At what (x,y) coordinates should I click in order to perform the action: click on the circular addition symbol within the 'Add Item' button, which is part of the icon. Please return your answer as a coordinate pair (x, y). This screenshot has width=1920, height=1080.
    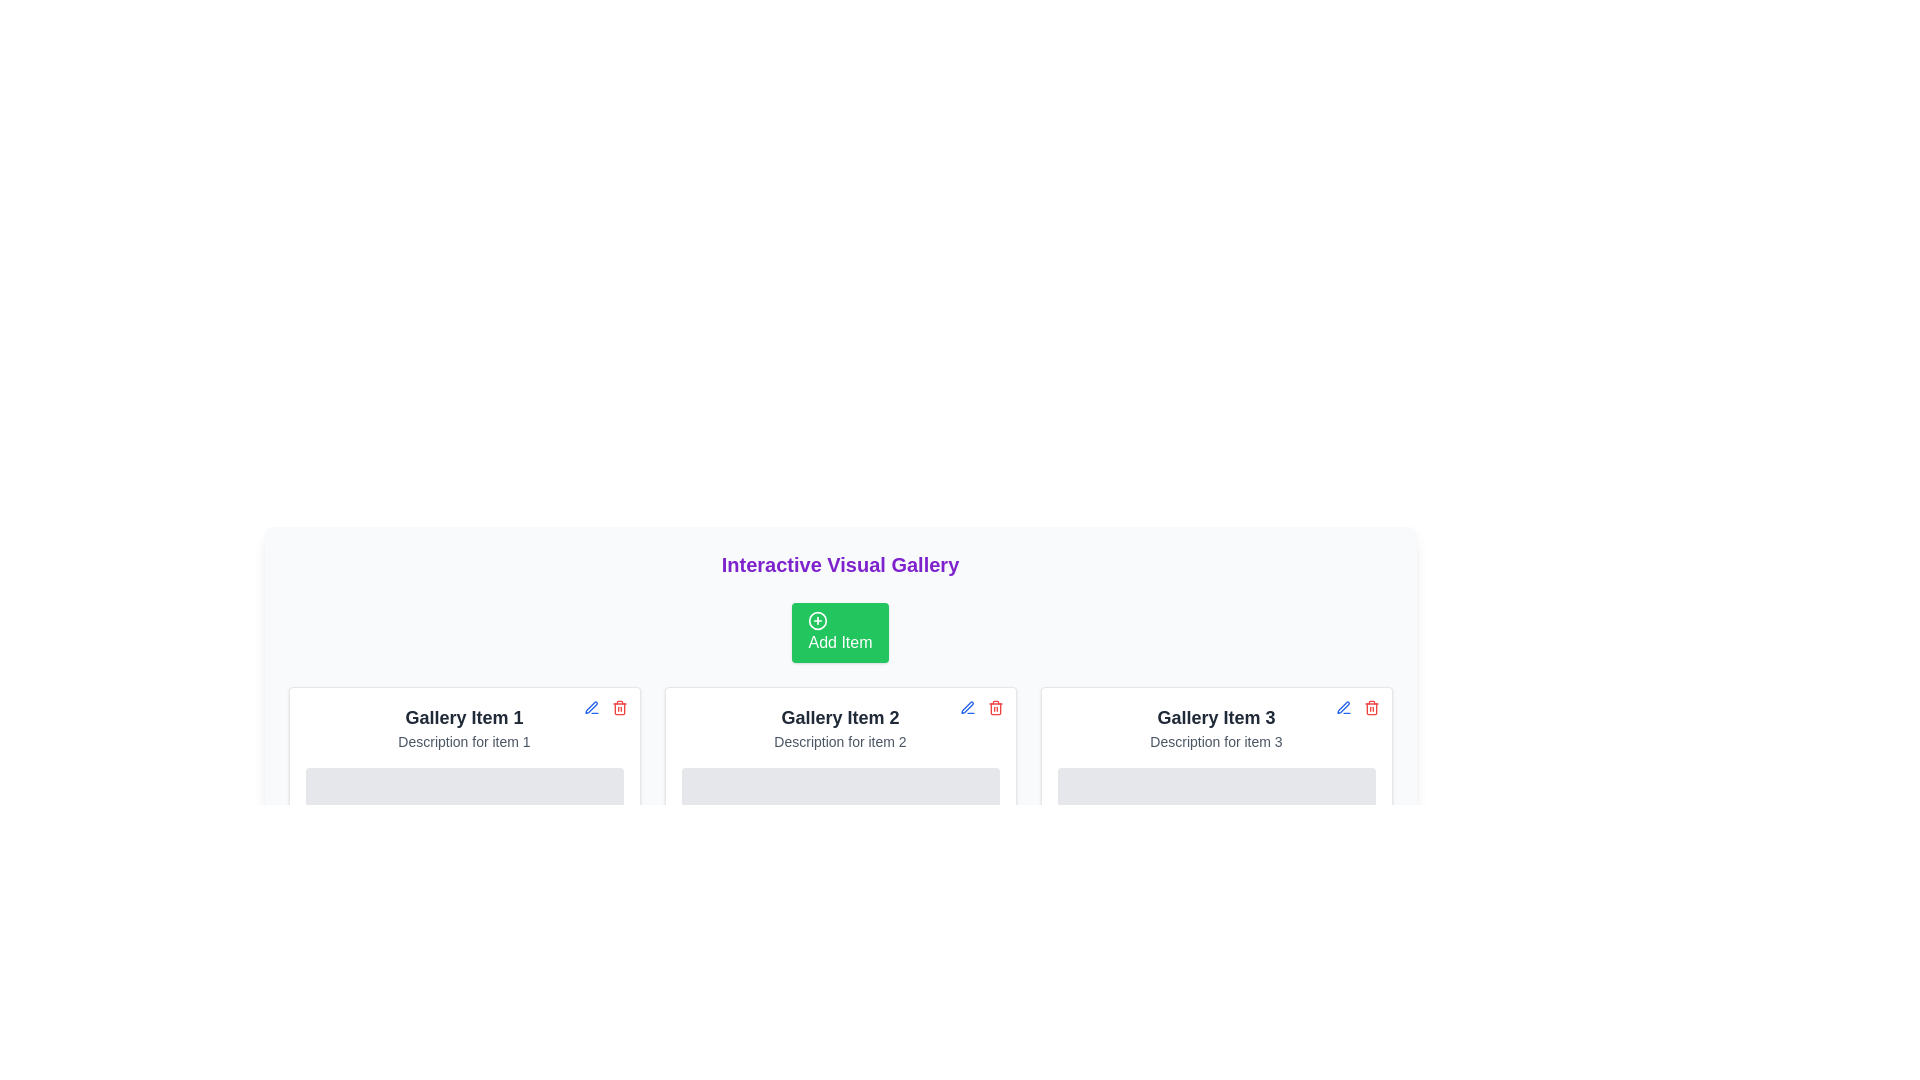
    Looking at the image, I should click on (818, 620).